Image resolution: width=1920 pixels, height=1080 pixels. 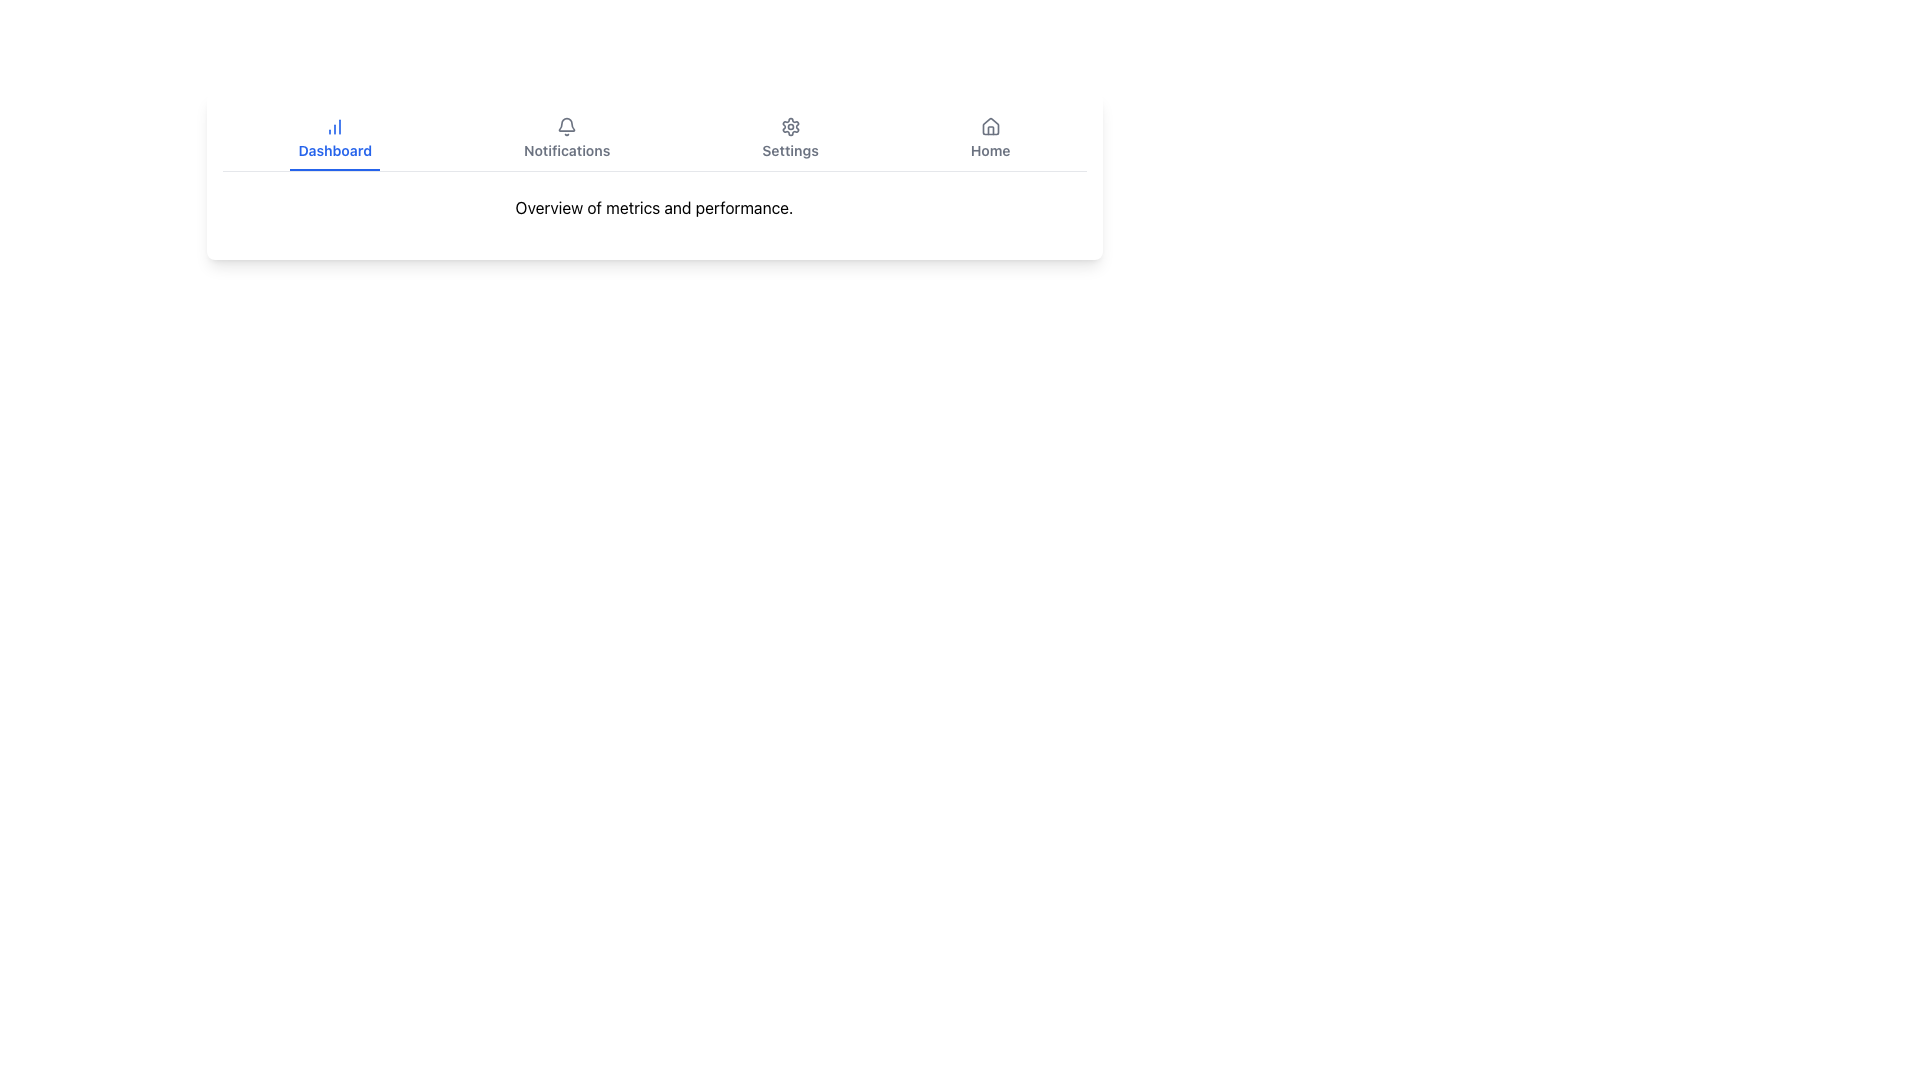 I want to click on the 'Home' button, which features a house icon and a gray label indicating its inactive state, so click(x=990, y=138).